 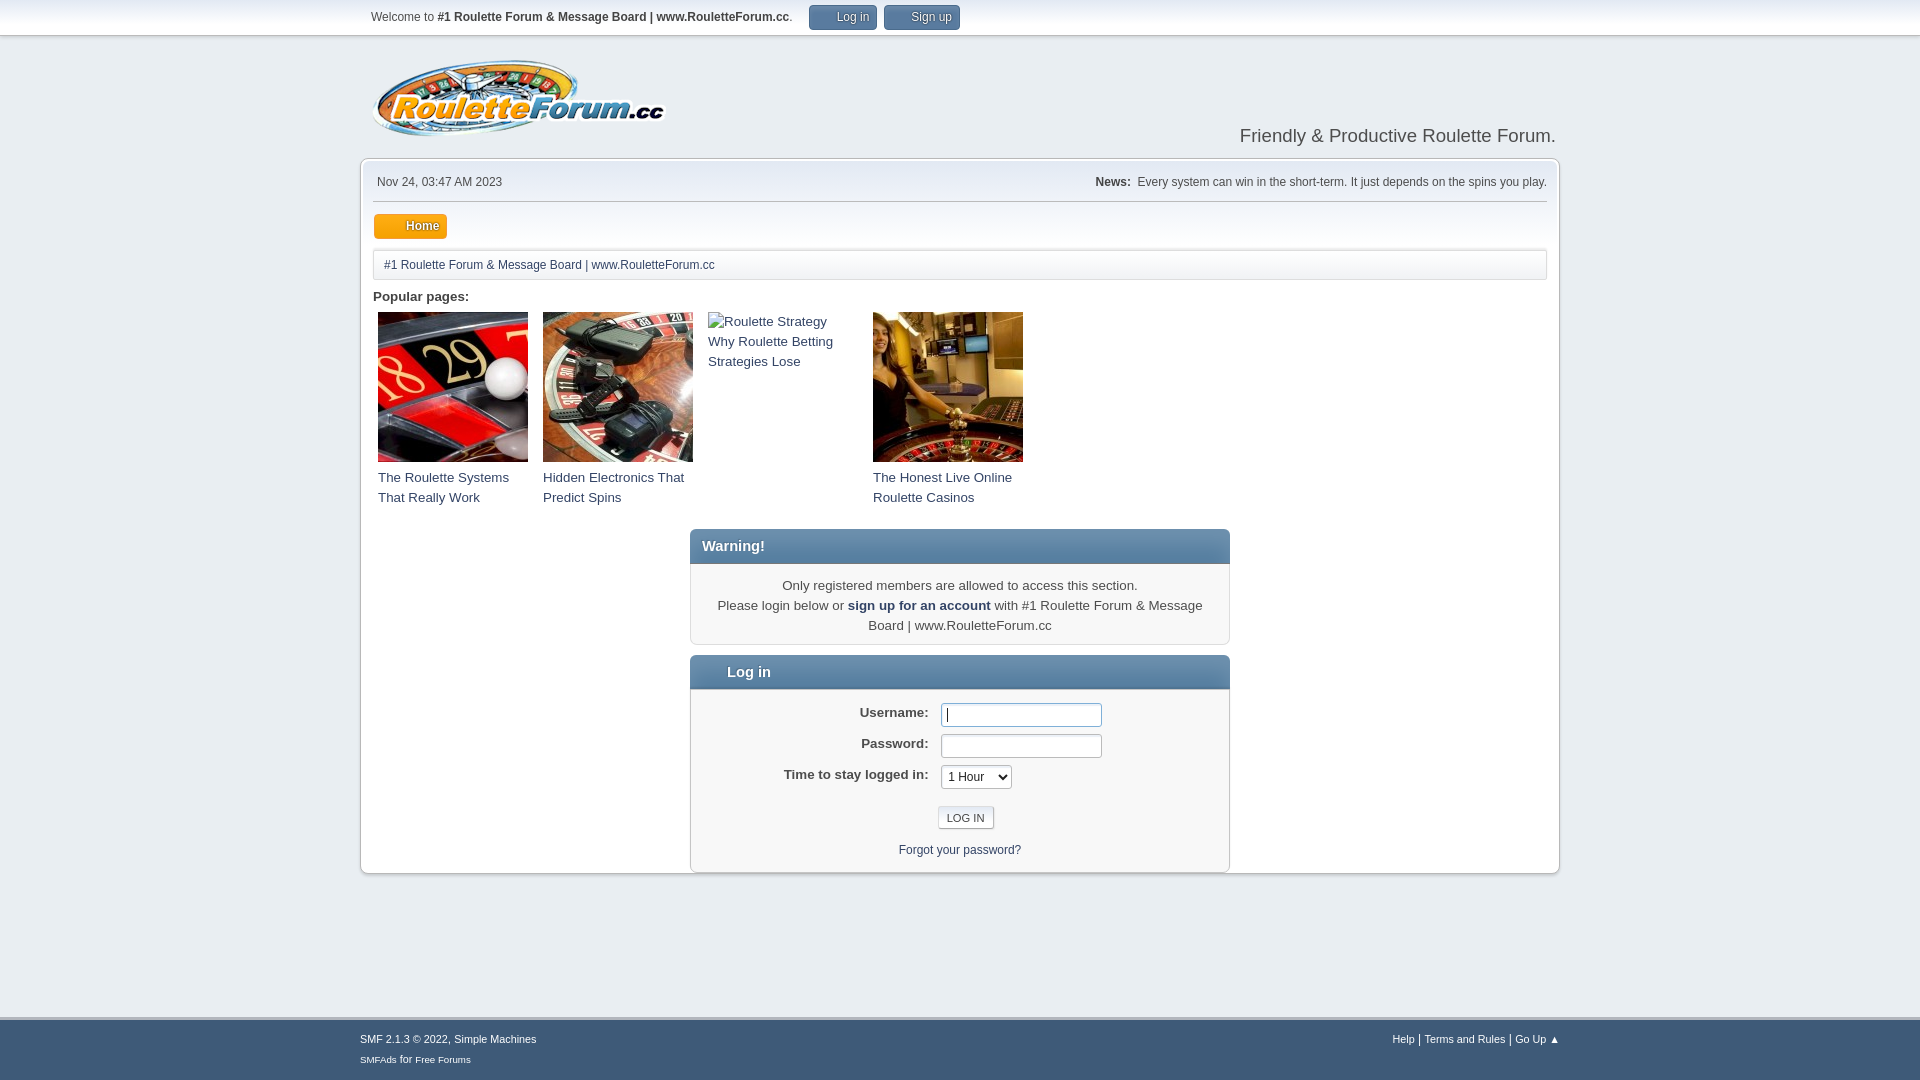 I want to click on '#1 Roulette Forum & Message Board | www.RouletteForum.cc', so click(x=549, y=260).